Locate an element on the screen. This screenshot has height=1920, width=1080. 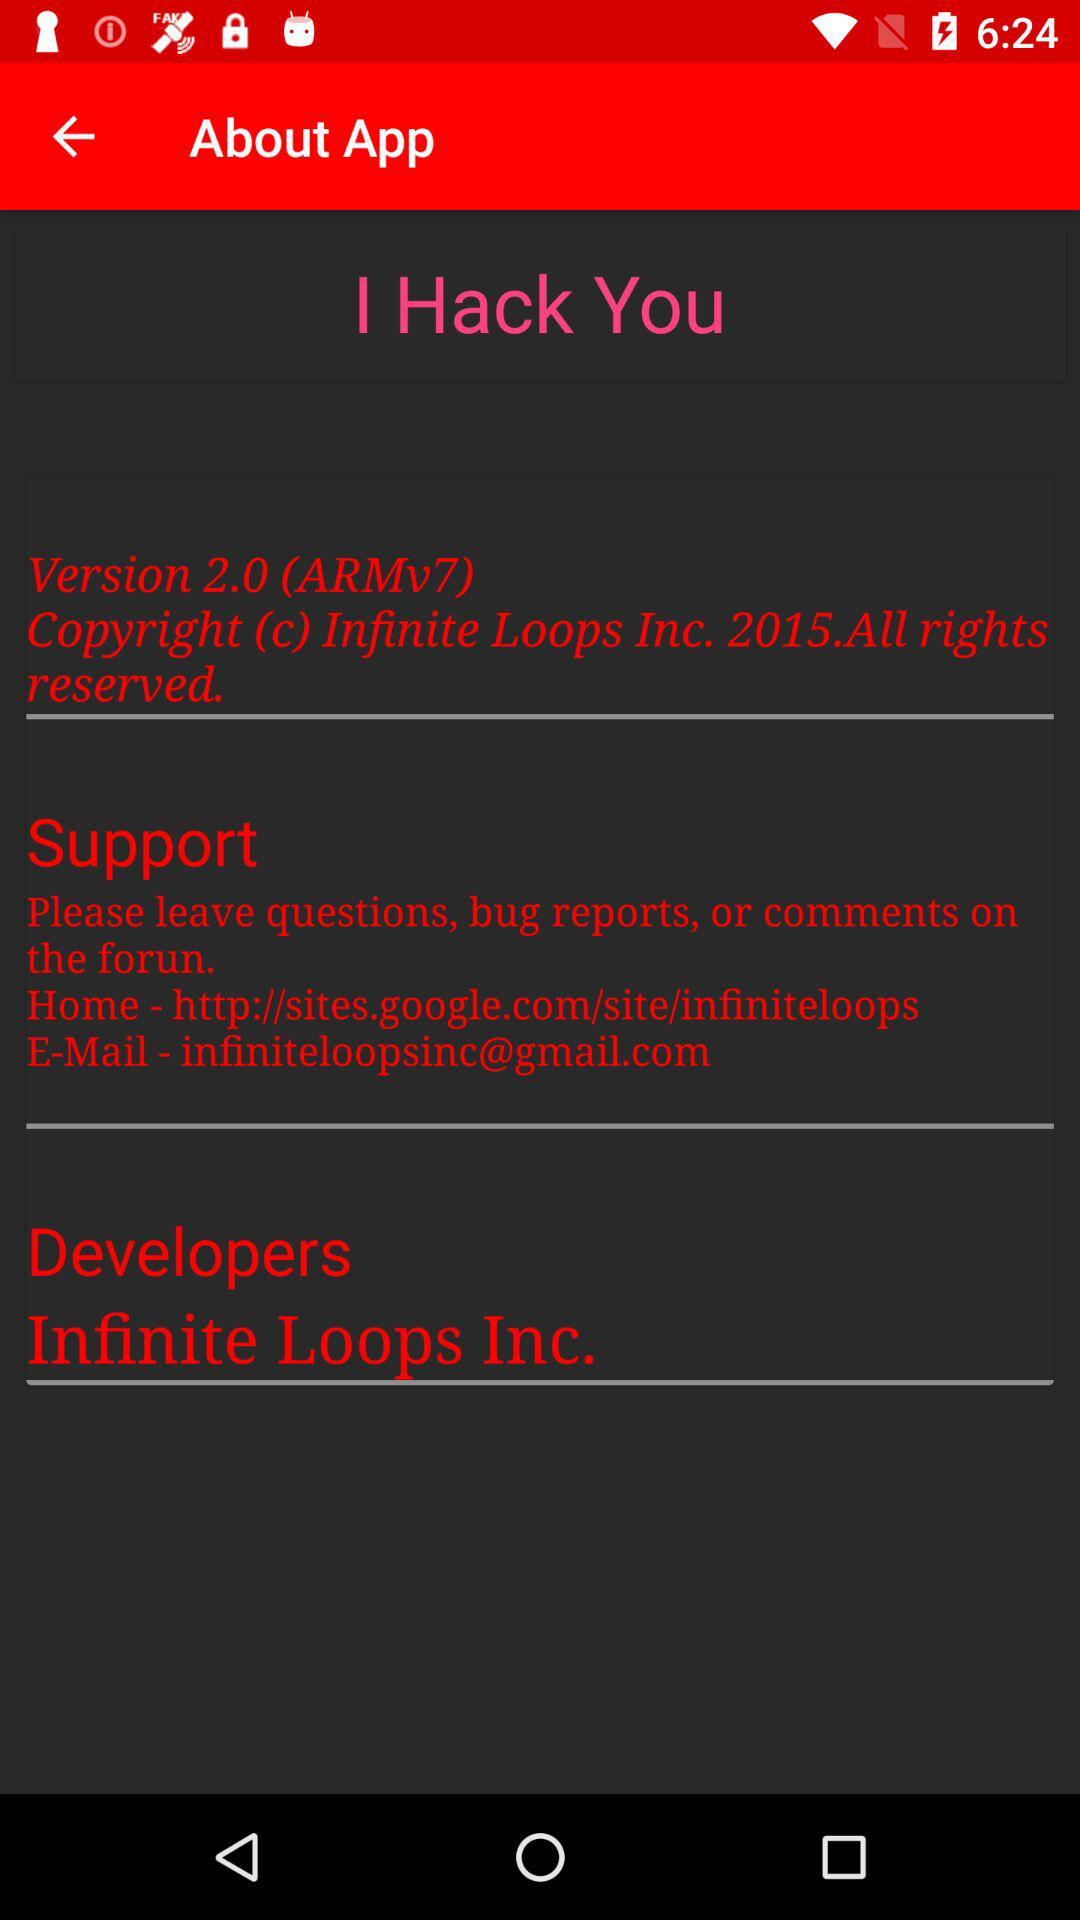
the icon above version 2 0 is located at coordinates (538, 301).